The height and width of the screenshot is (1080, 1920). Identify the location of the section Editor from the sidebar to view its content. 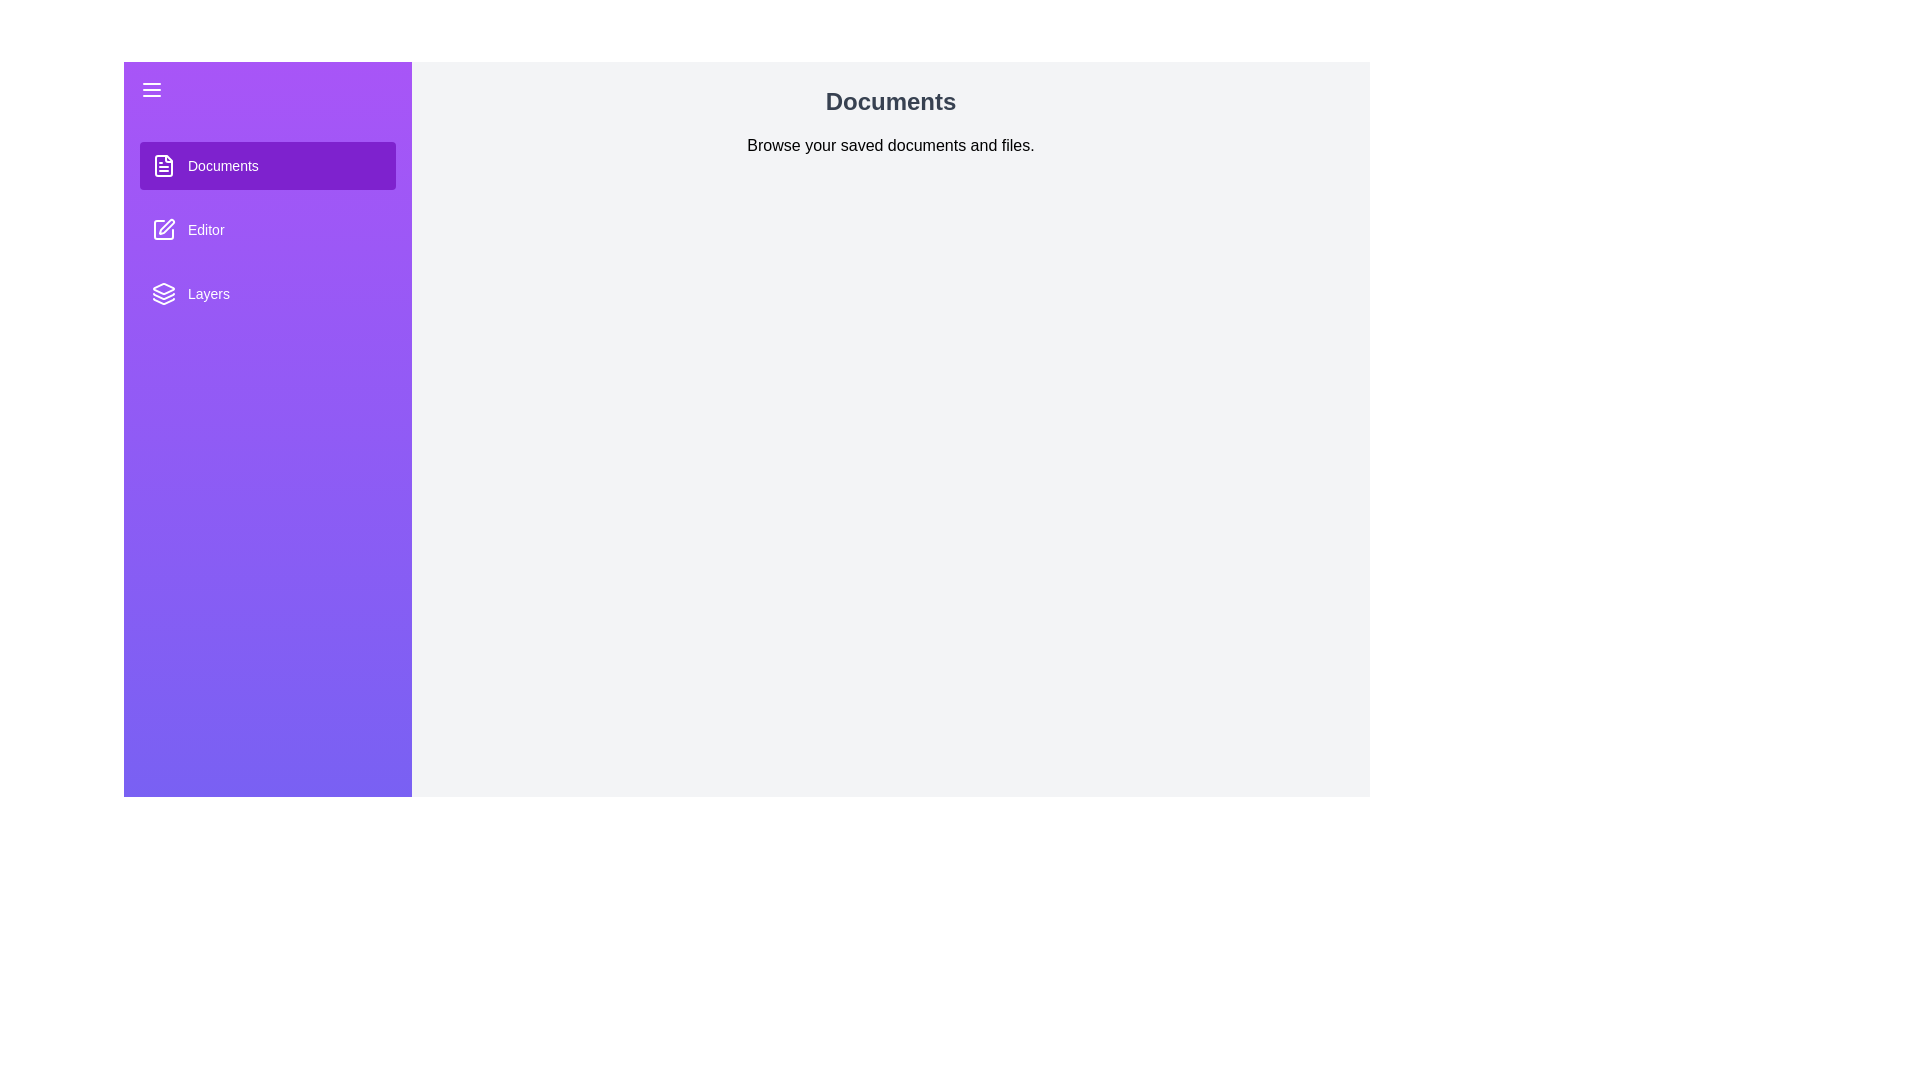
(267, 229).